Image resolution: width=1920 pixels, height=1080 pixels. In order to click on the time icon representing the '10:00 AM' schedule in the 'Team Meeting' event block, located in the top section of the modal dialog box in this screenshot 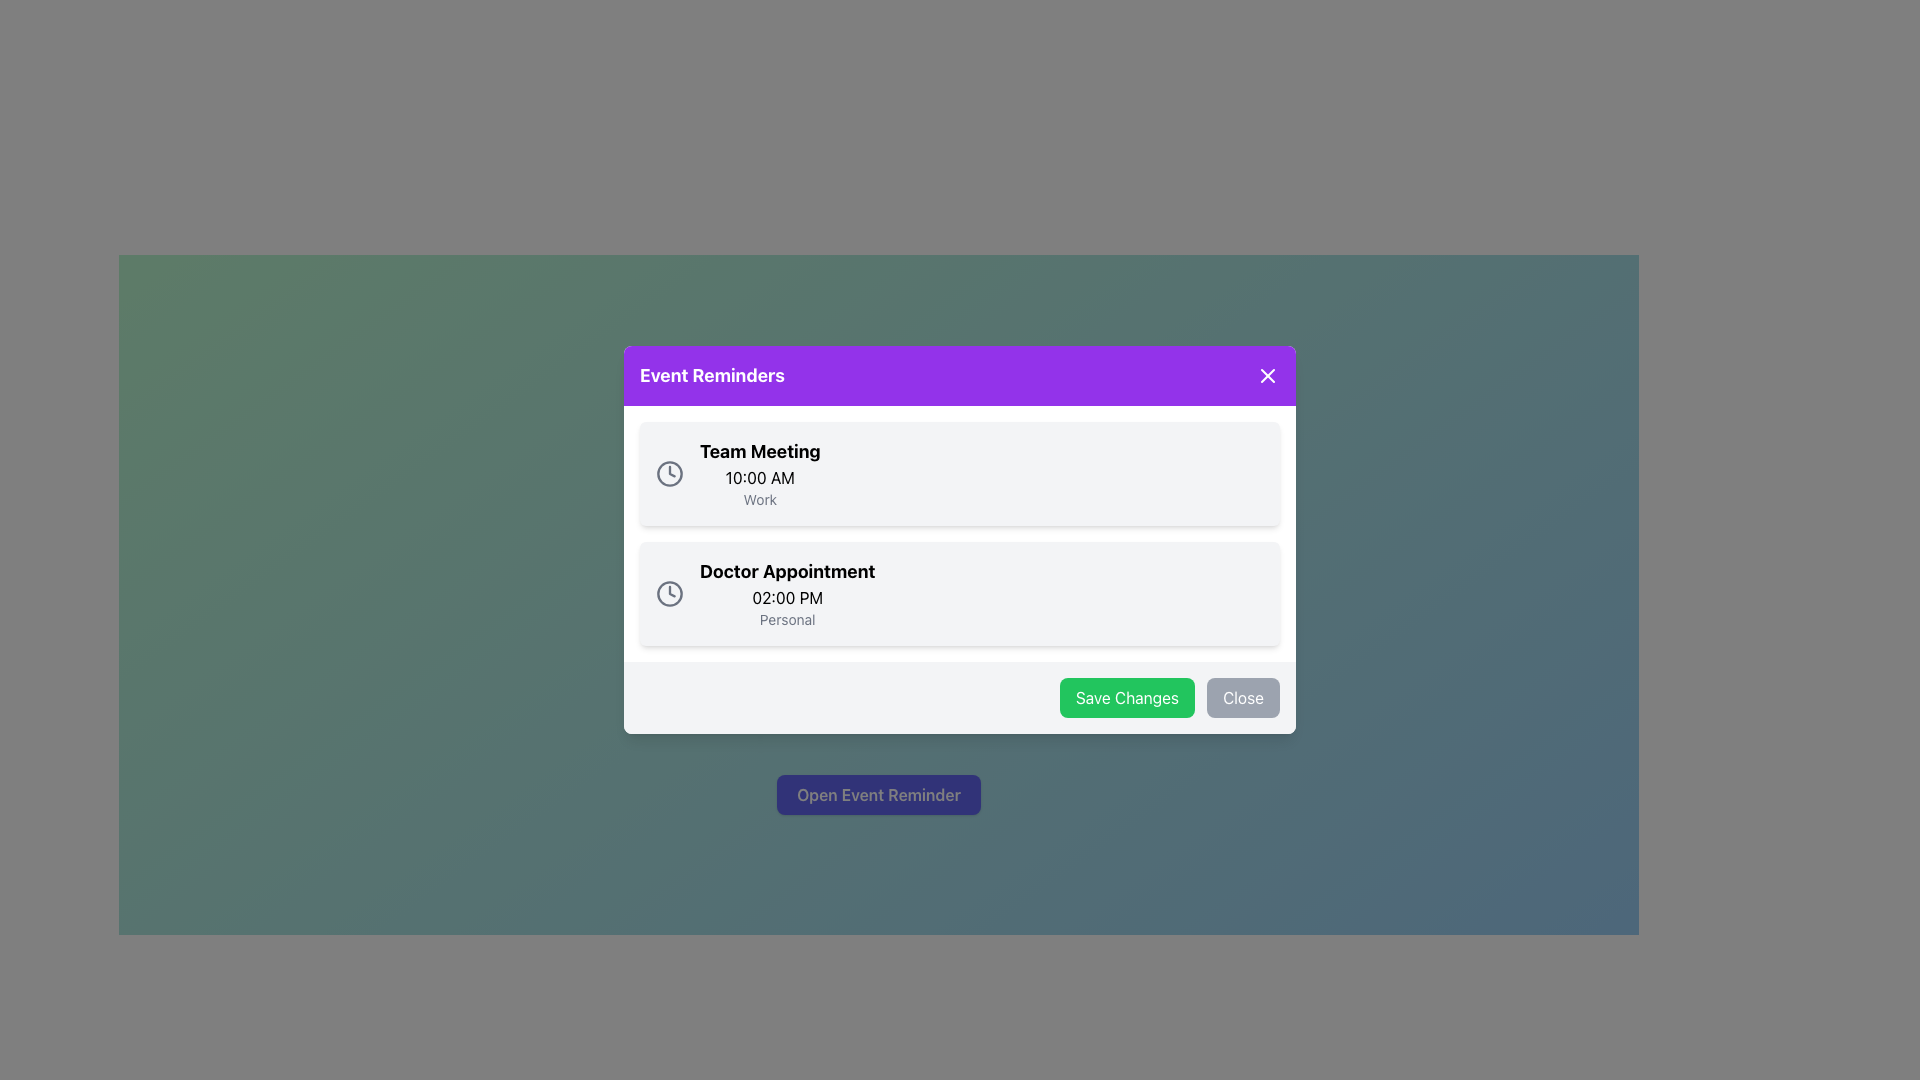, I will do `click(670, 474)`.